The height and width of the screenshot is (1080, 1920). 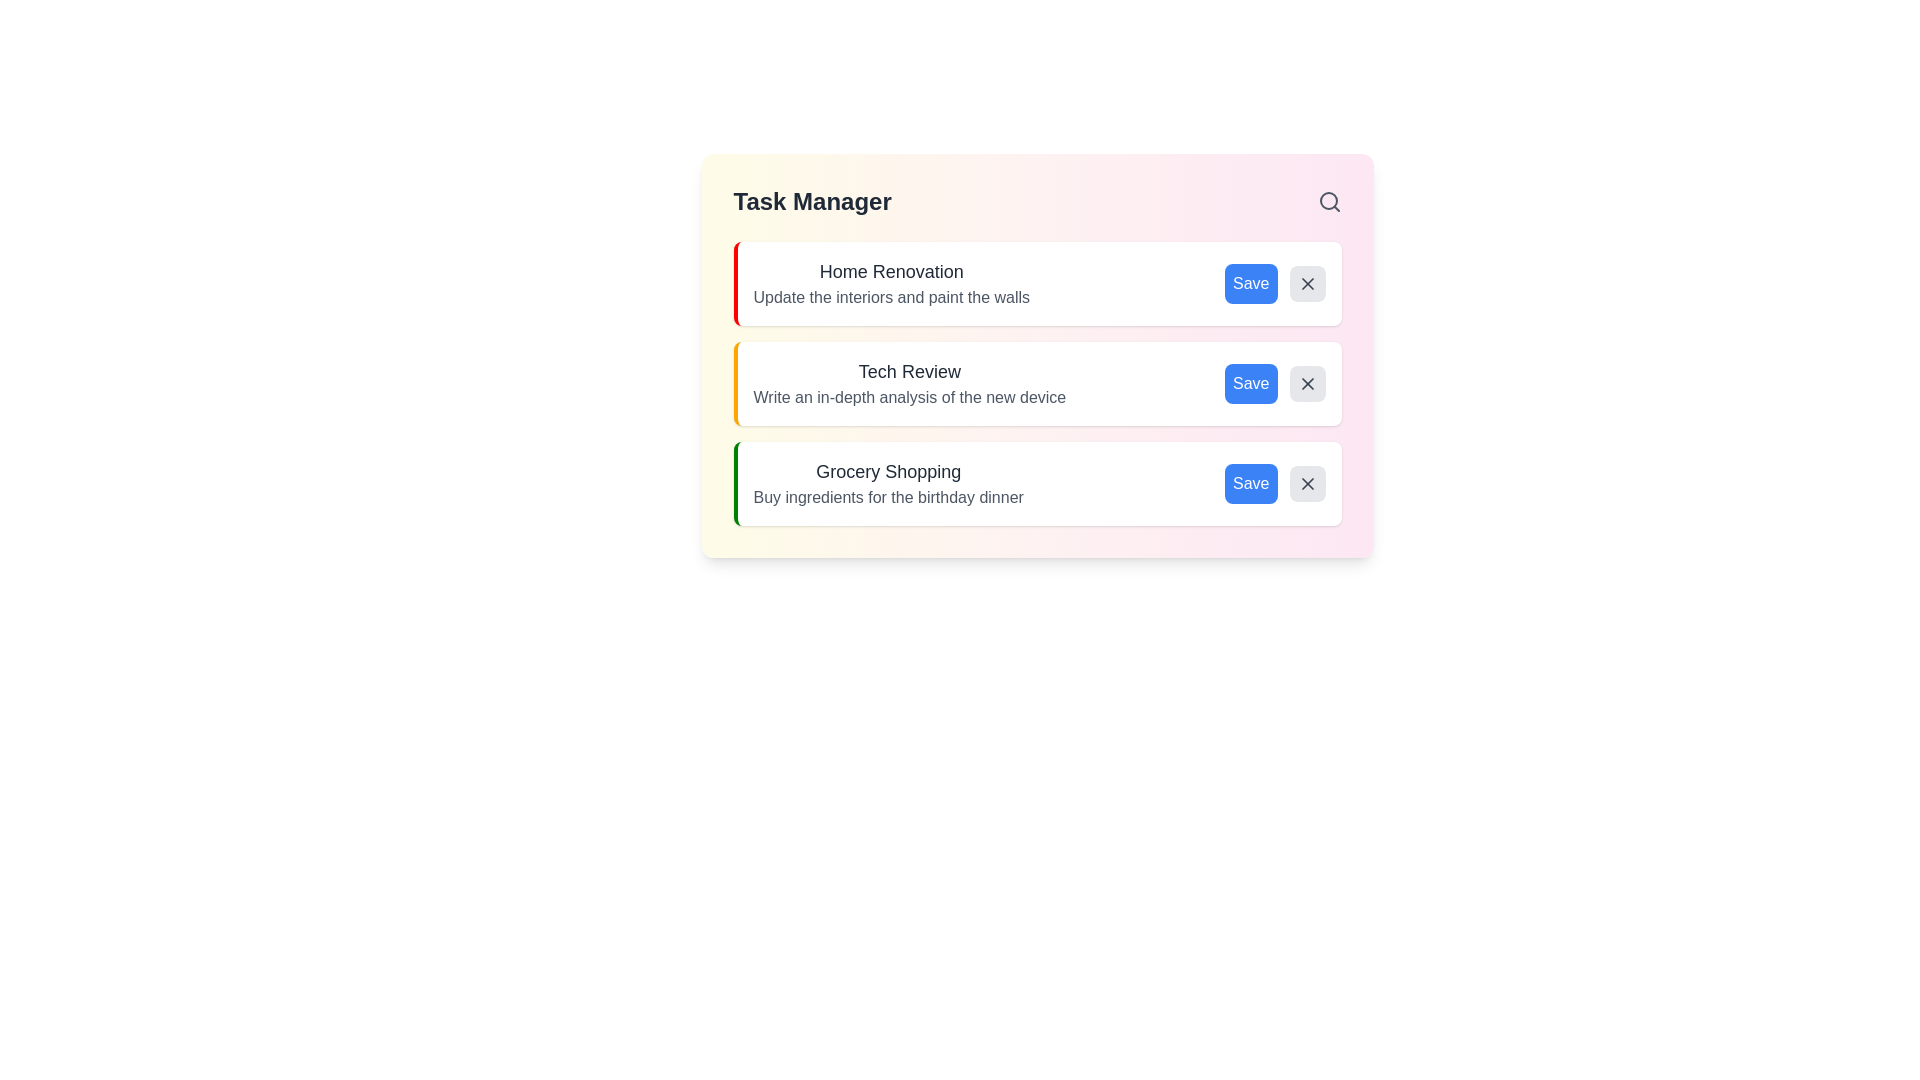 What do you see at coordinates (1250, 384) in the screenshot?
I see `the 'Save' button for the task item Tech Review` at bounding box center [1250, 384].